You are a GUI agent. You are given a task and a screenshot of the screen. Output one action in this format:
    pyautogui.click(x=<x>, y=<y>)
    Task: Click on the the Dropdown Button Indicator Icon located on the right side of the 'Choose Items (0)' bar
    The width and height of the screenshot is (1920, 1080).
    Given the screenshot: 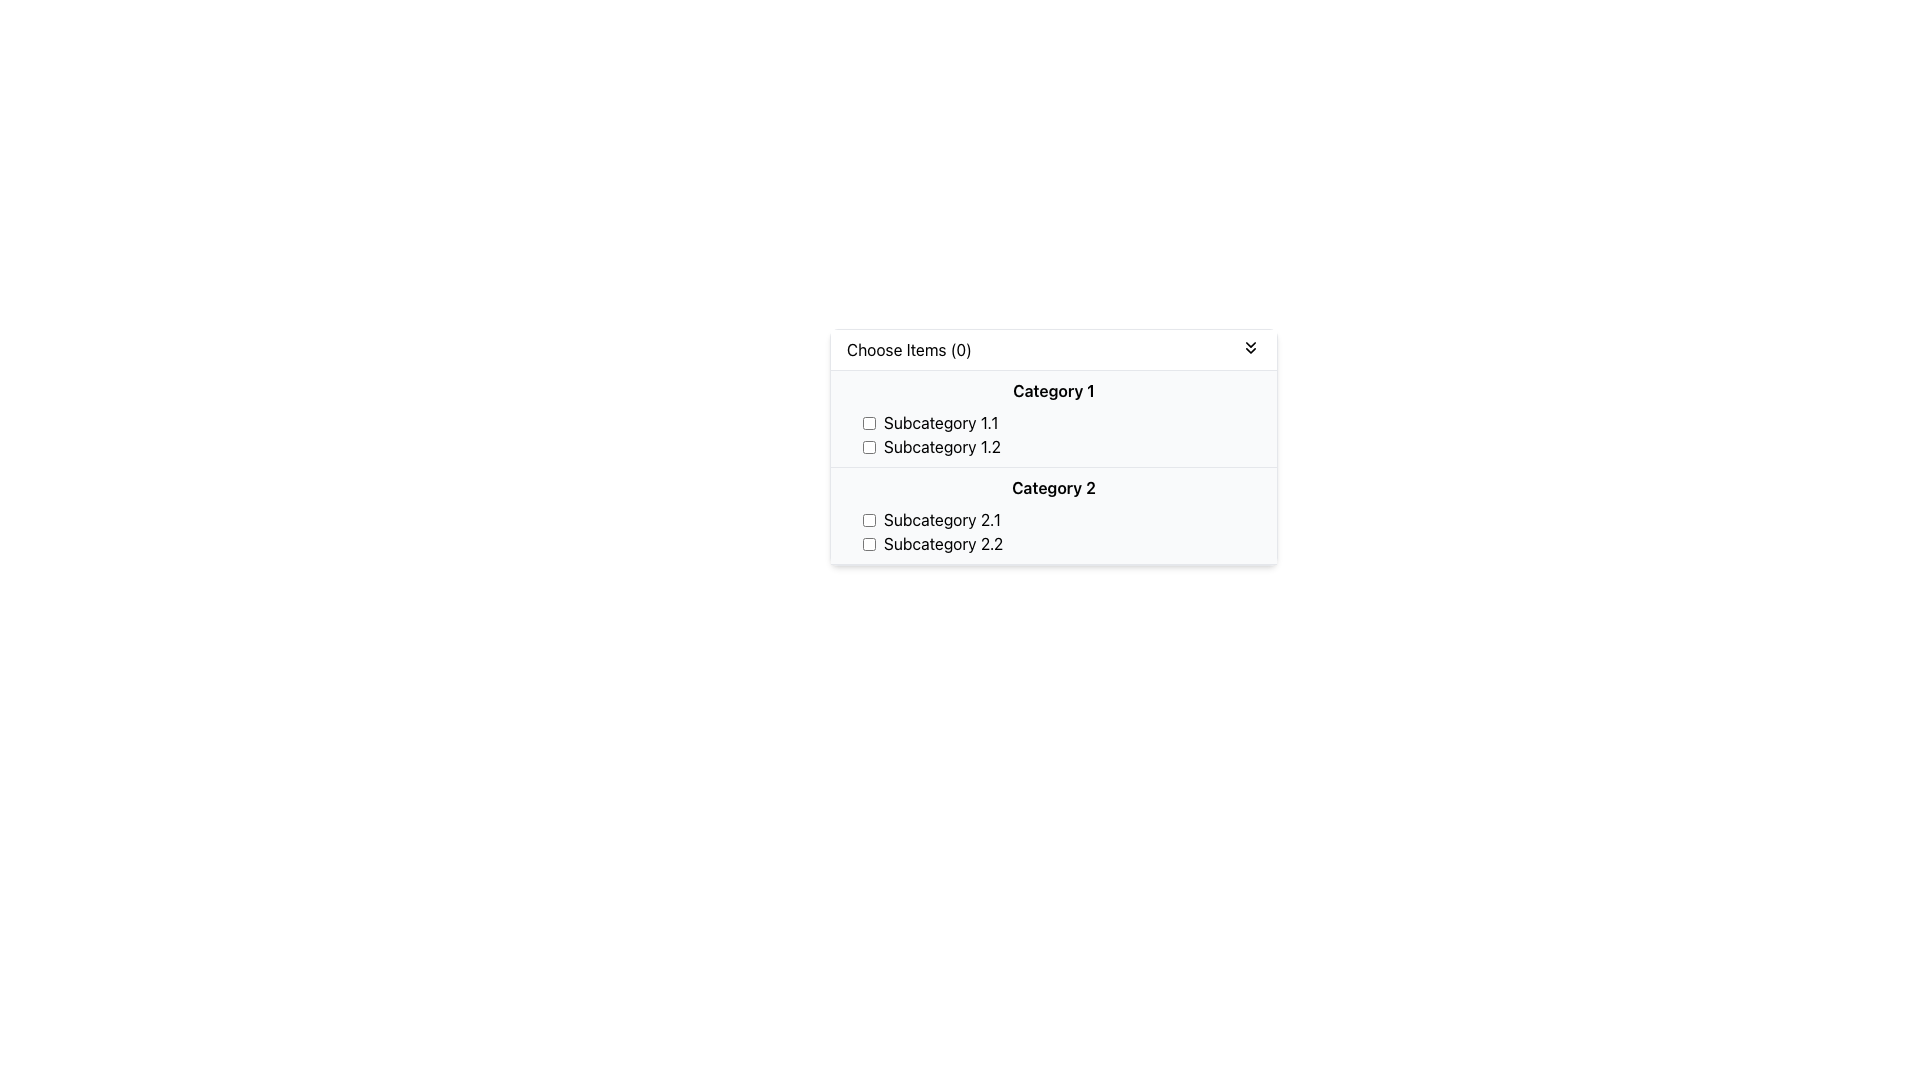 What is the action you would take?
    pyautogui.click(x=1250, y=346)
    